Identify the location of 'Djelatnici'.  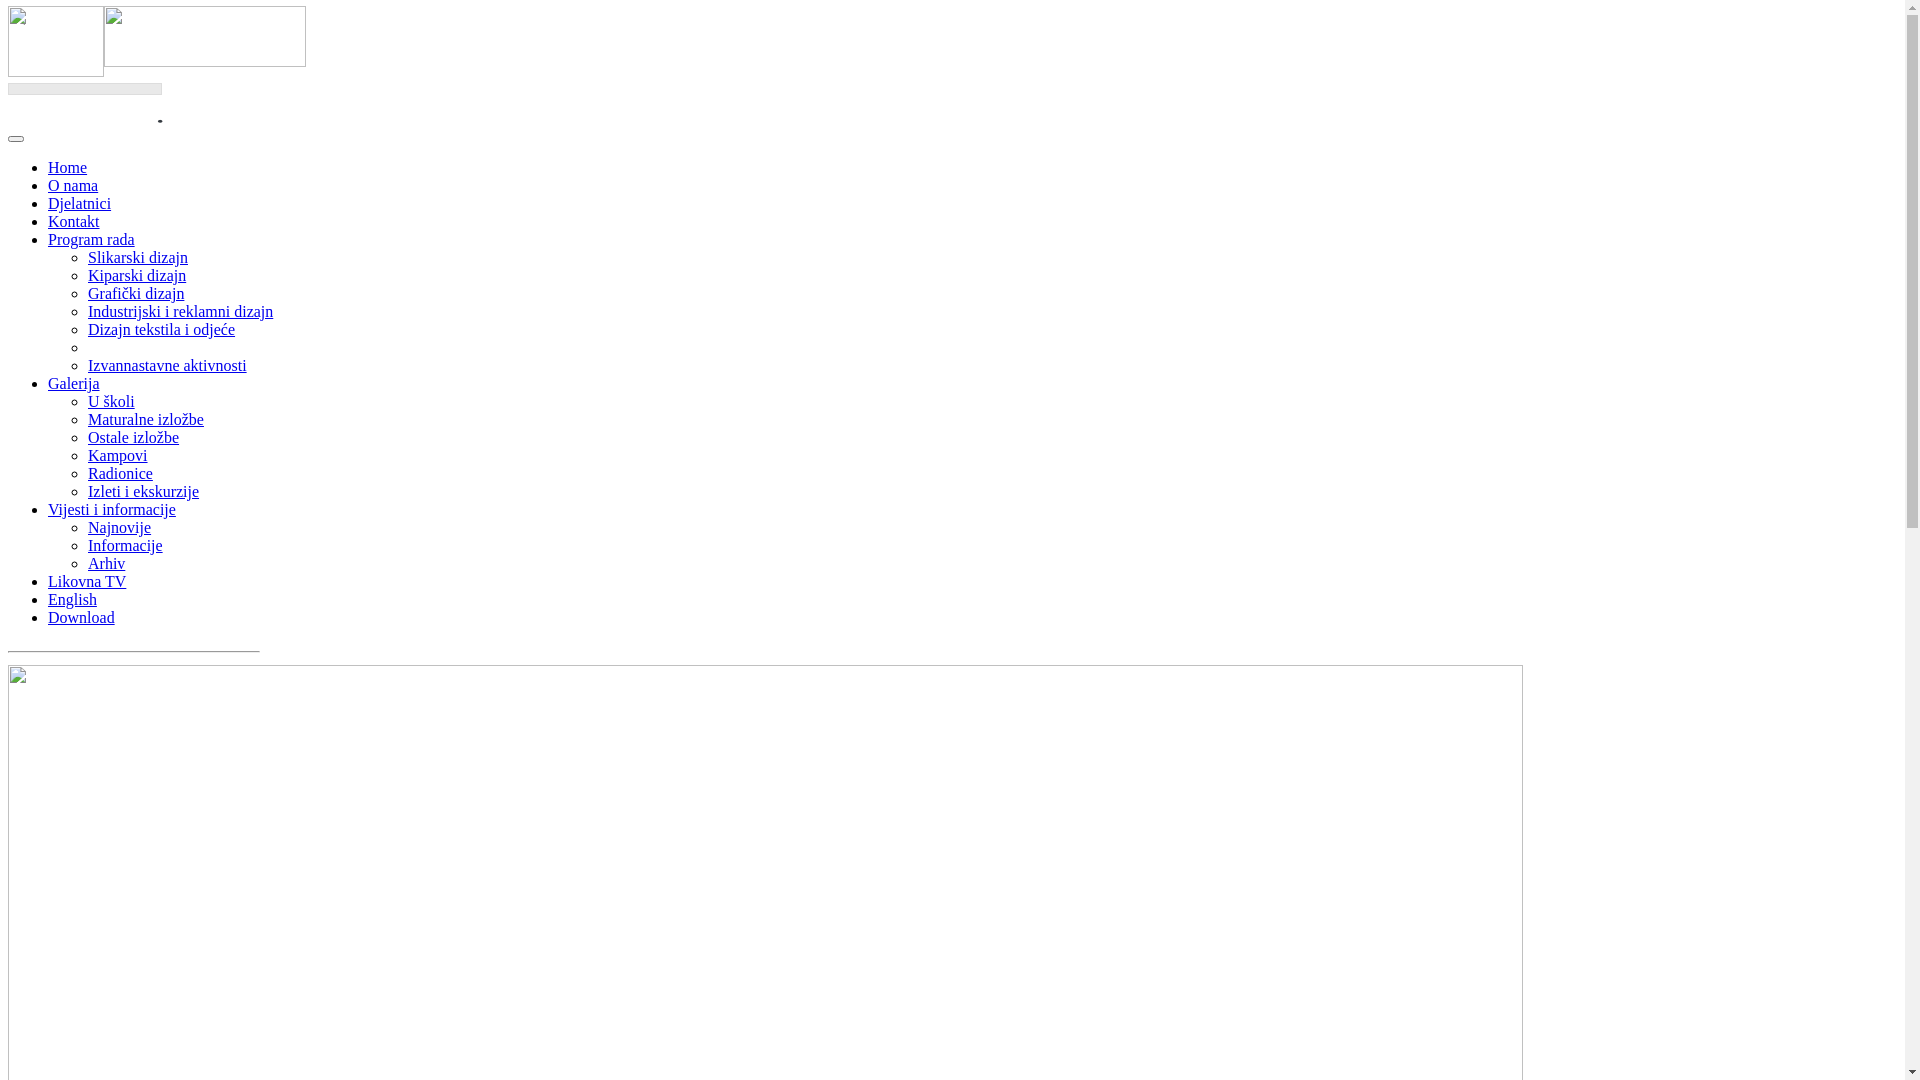
(79, 203).